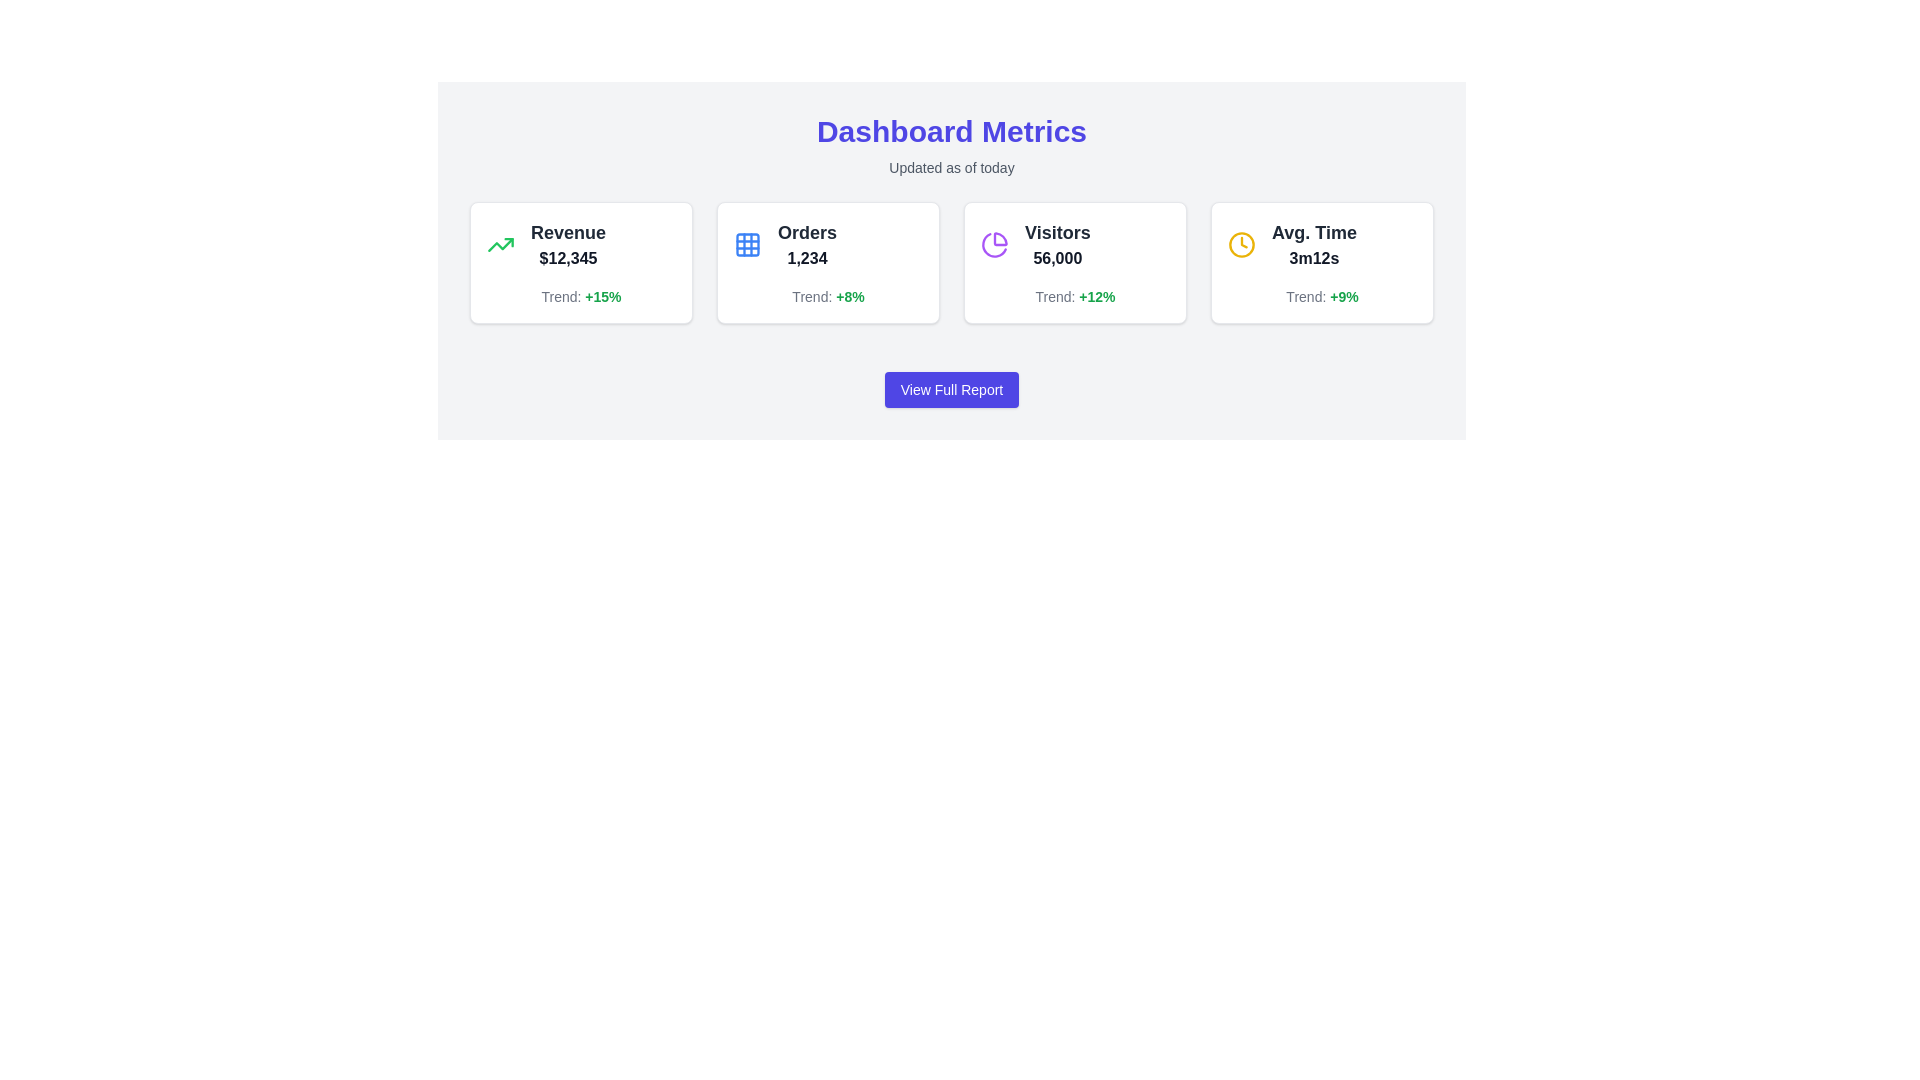  What do you see at coordinates (950, 389) in the screenshot?
I see `the rectangular button with a purple background and white text saying 'View Full Report' to trigger the hover effect, which is located below the statistics section` at bounding box center [950, 389].